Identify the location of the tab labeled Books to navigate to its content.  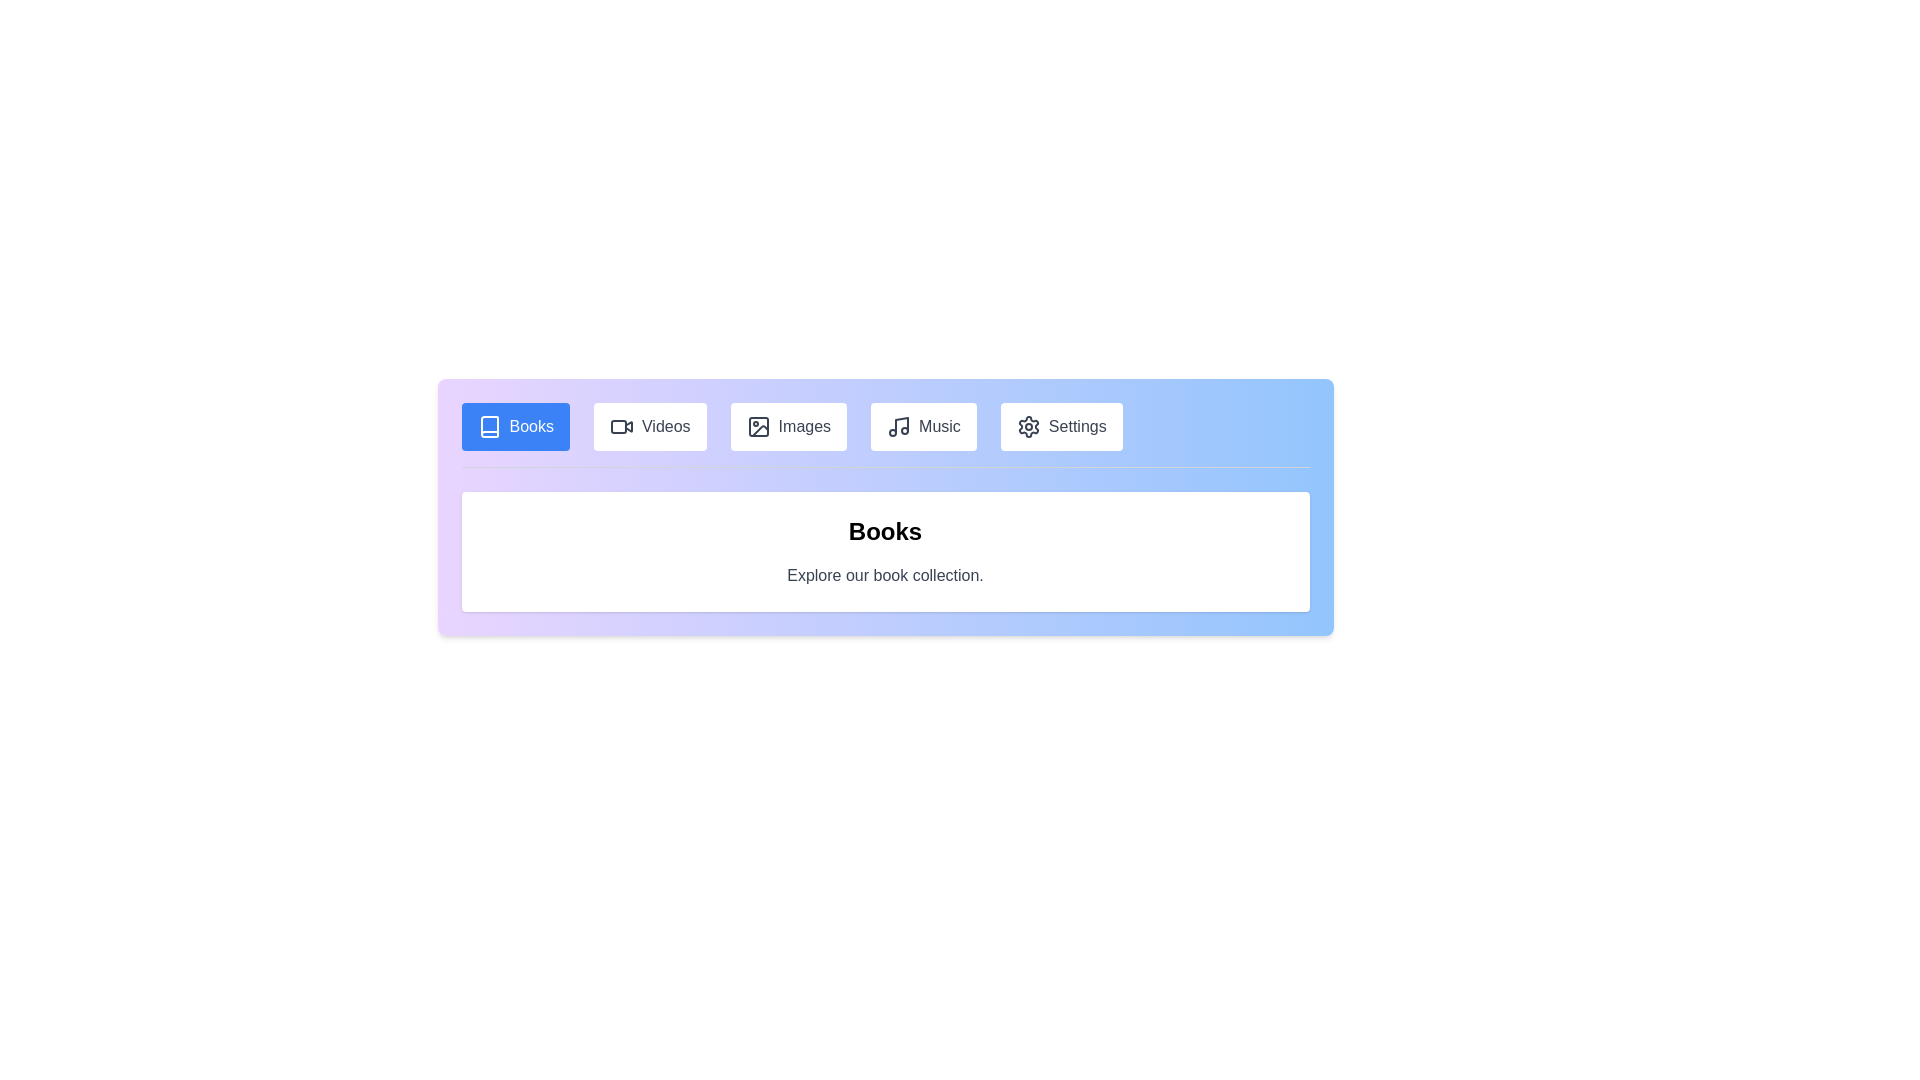
(515, 426).